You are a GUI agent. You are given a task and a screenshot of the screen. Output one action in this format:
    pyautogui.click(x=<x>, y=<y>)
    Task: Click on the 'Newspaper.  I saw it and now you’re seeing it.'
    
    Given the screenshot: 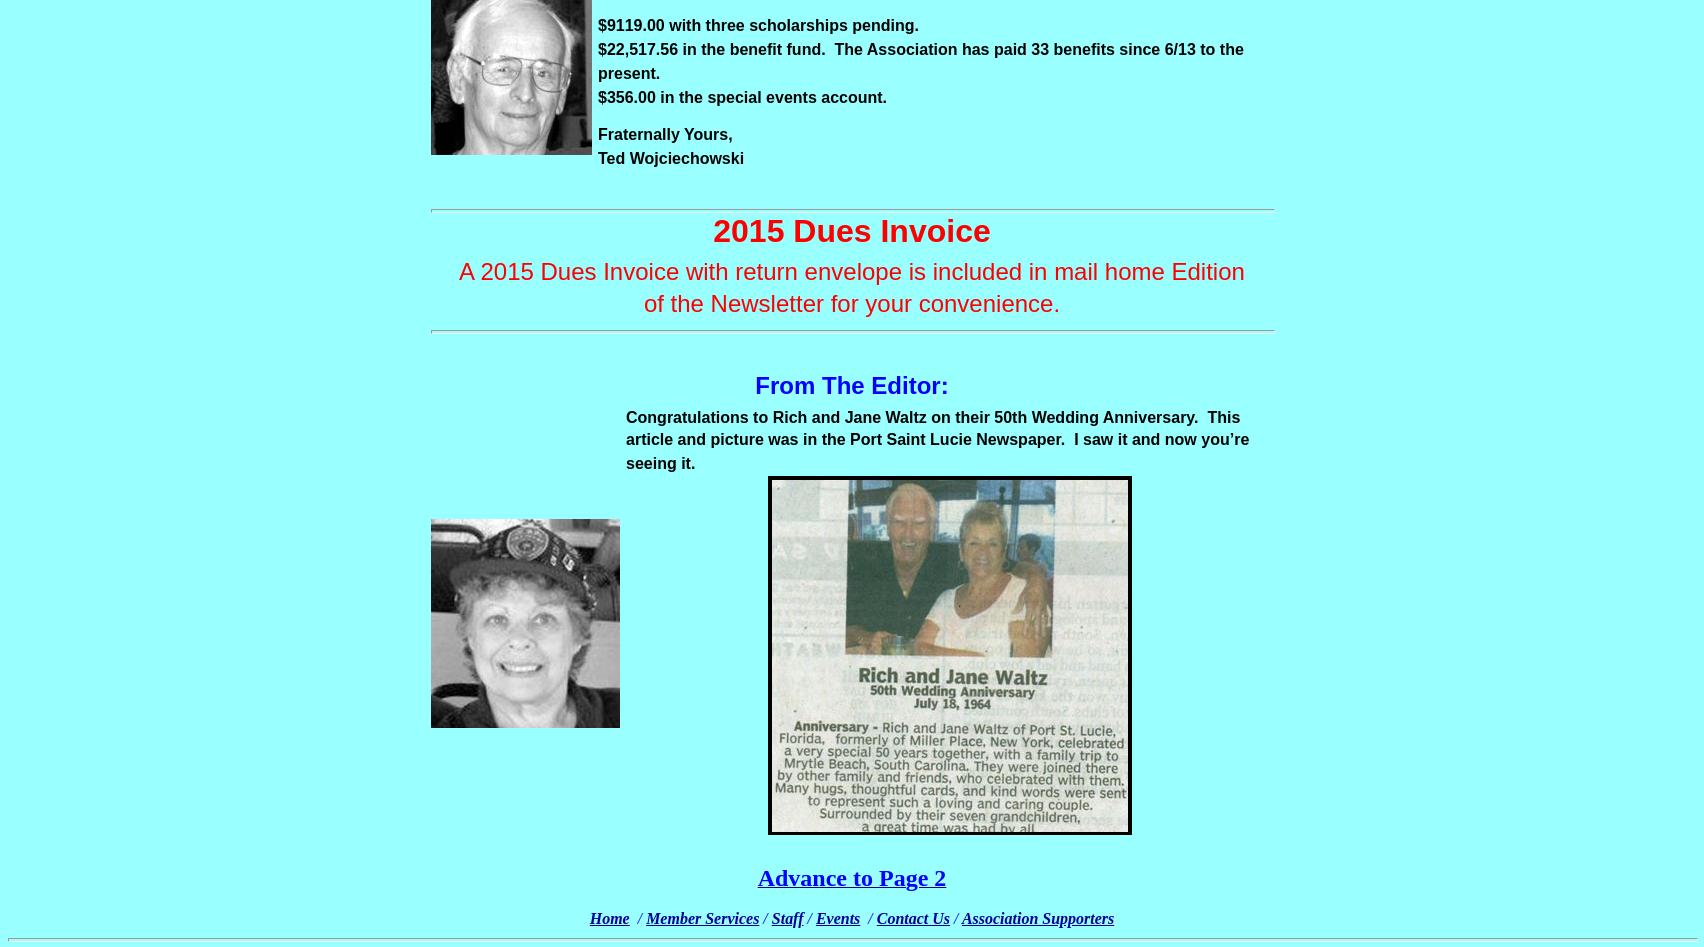 What is the action you would take?
    pyautogui.click(x=937, y=451)
    